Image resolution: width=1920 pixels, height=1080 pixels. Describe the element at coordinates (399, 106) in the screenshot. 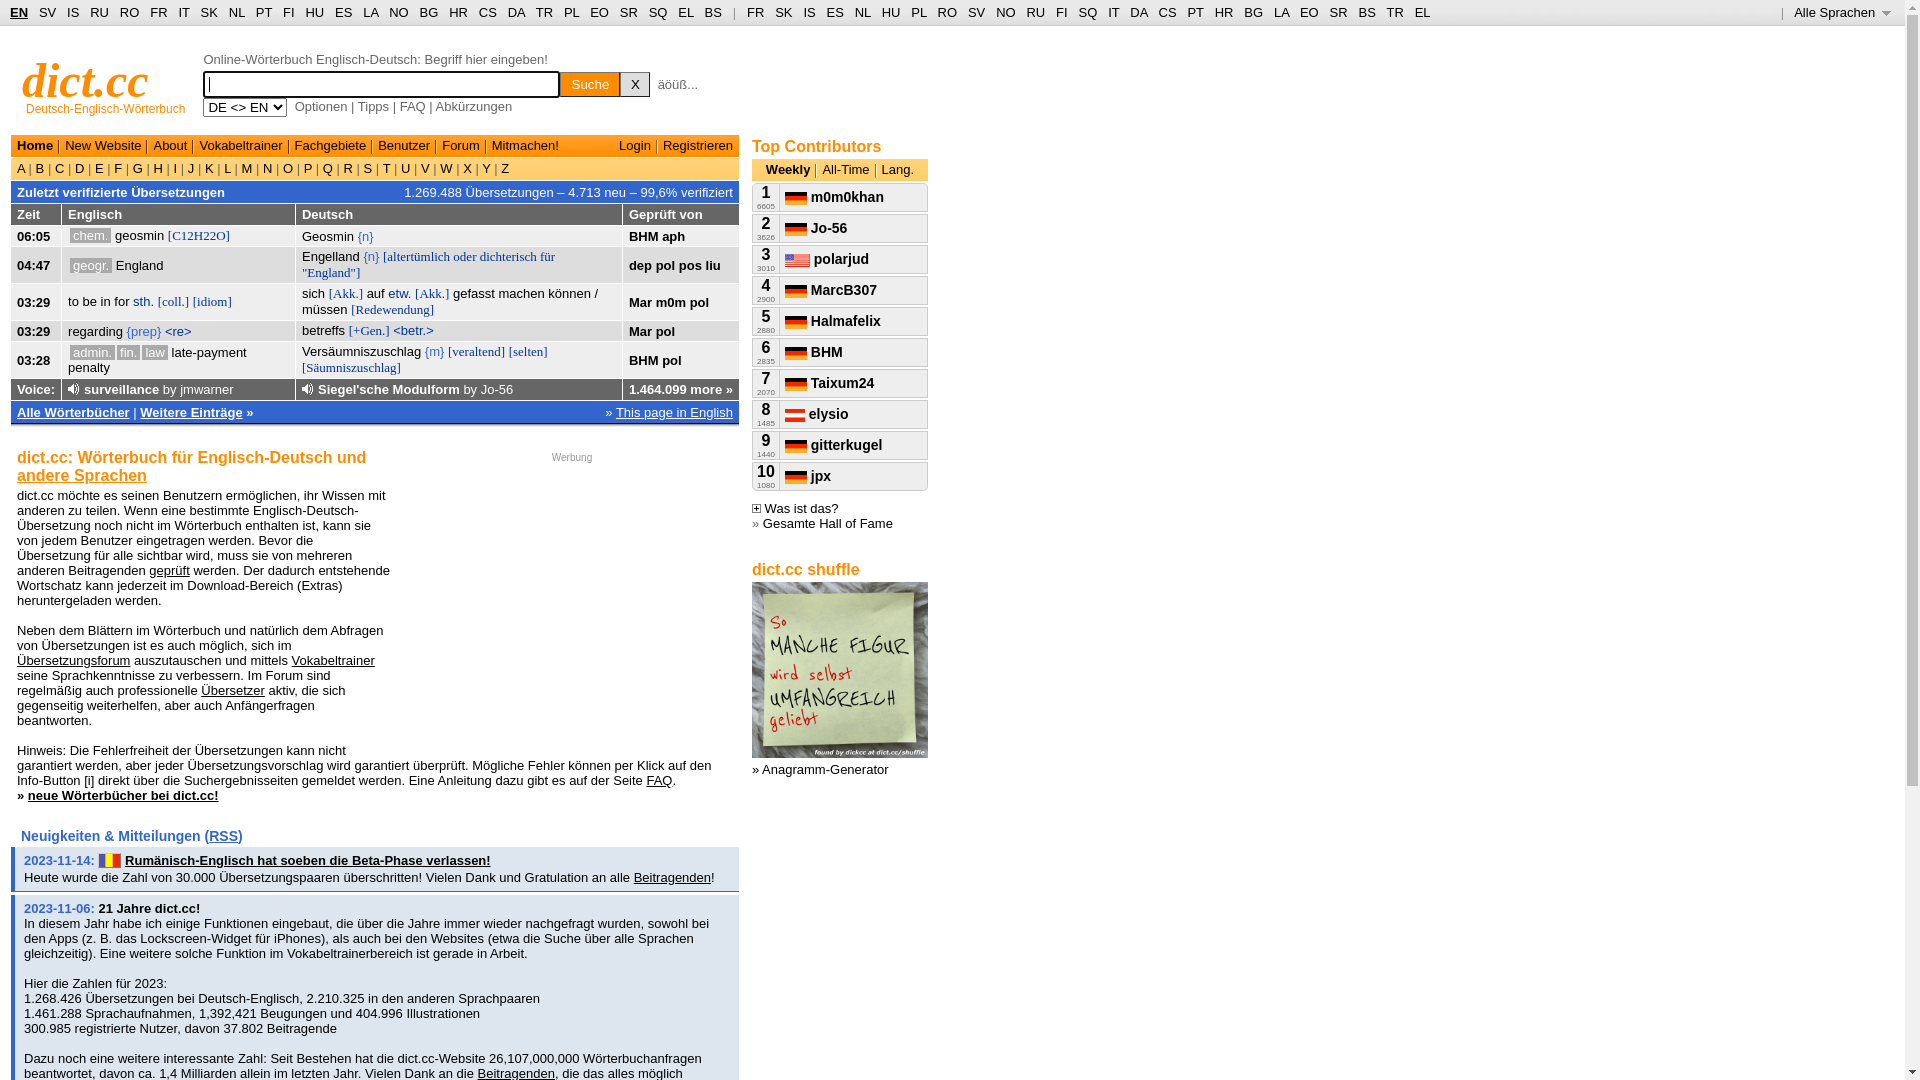

I see `'FAQ'` at that location.